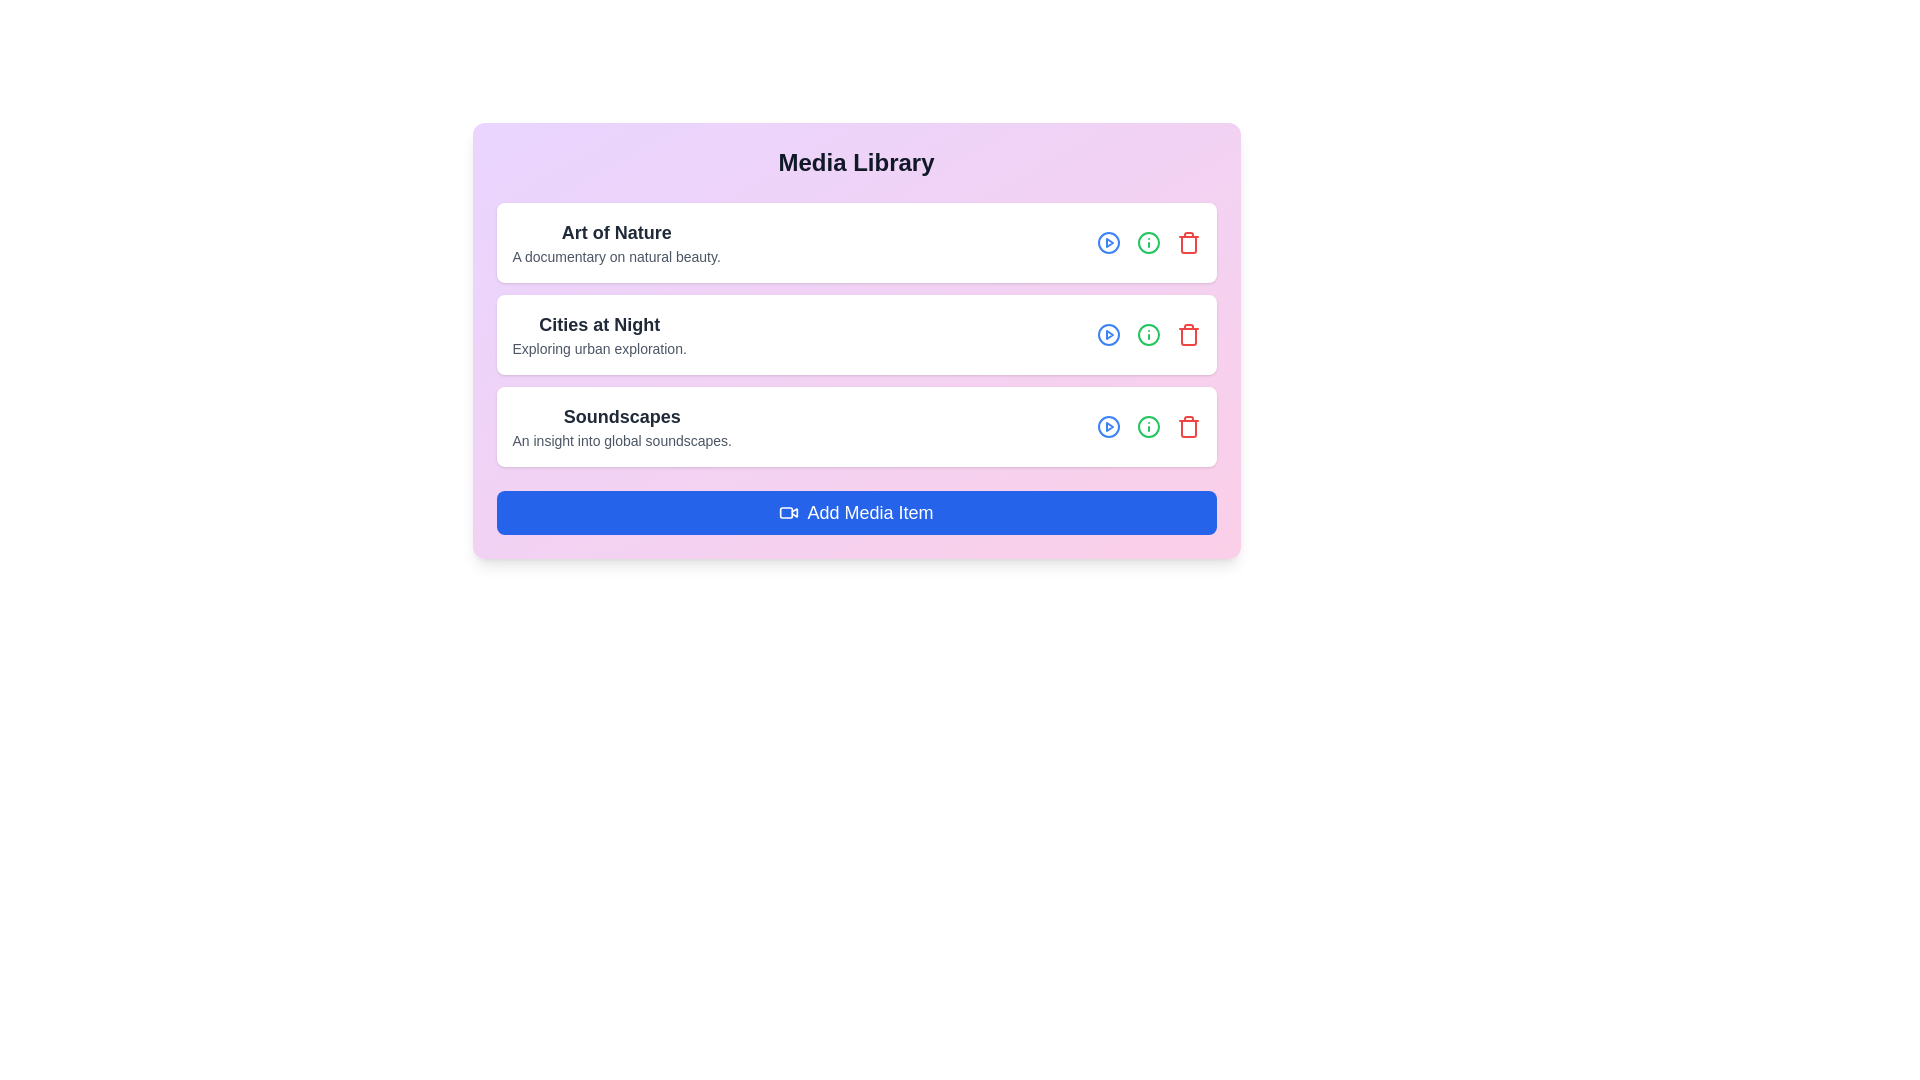 This screenshot has width=1920, height=1080. I want to click on trash icon for the media item titled Cities at Night to remove it, so click(1188, 334).